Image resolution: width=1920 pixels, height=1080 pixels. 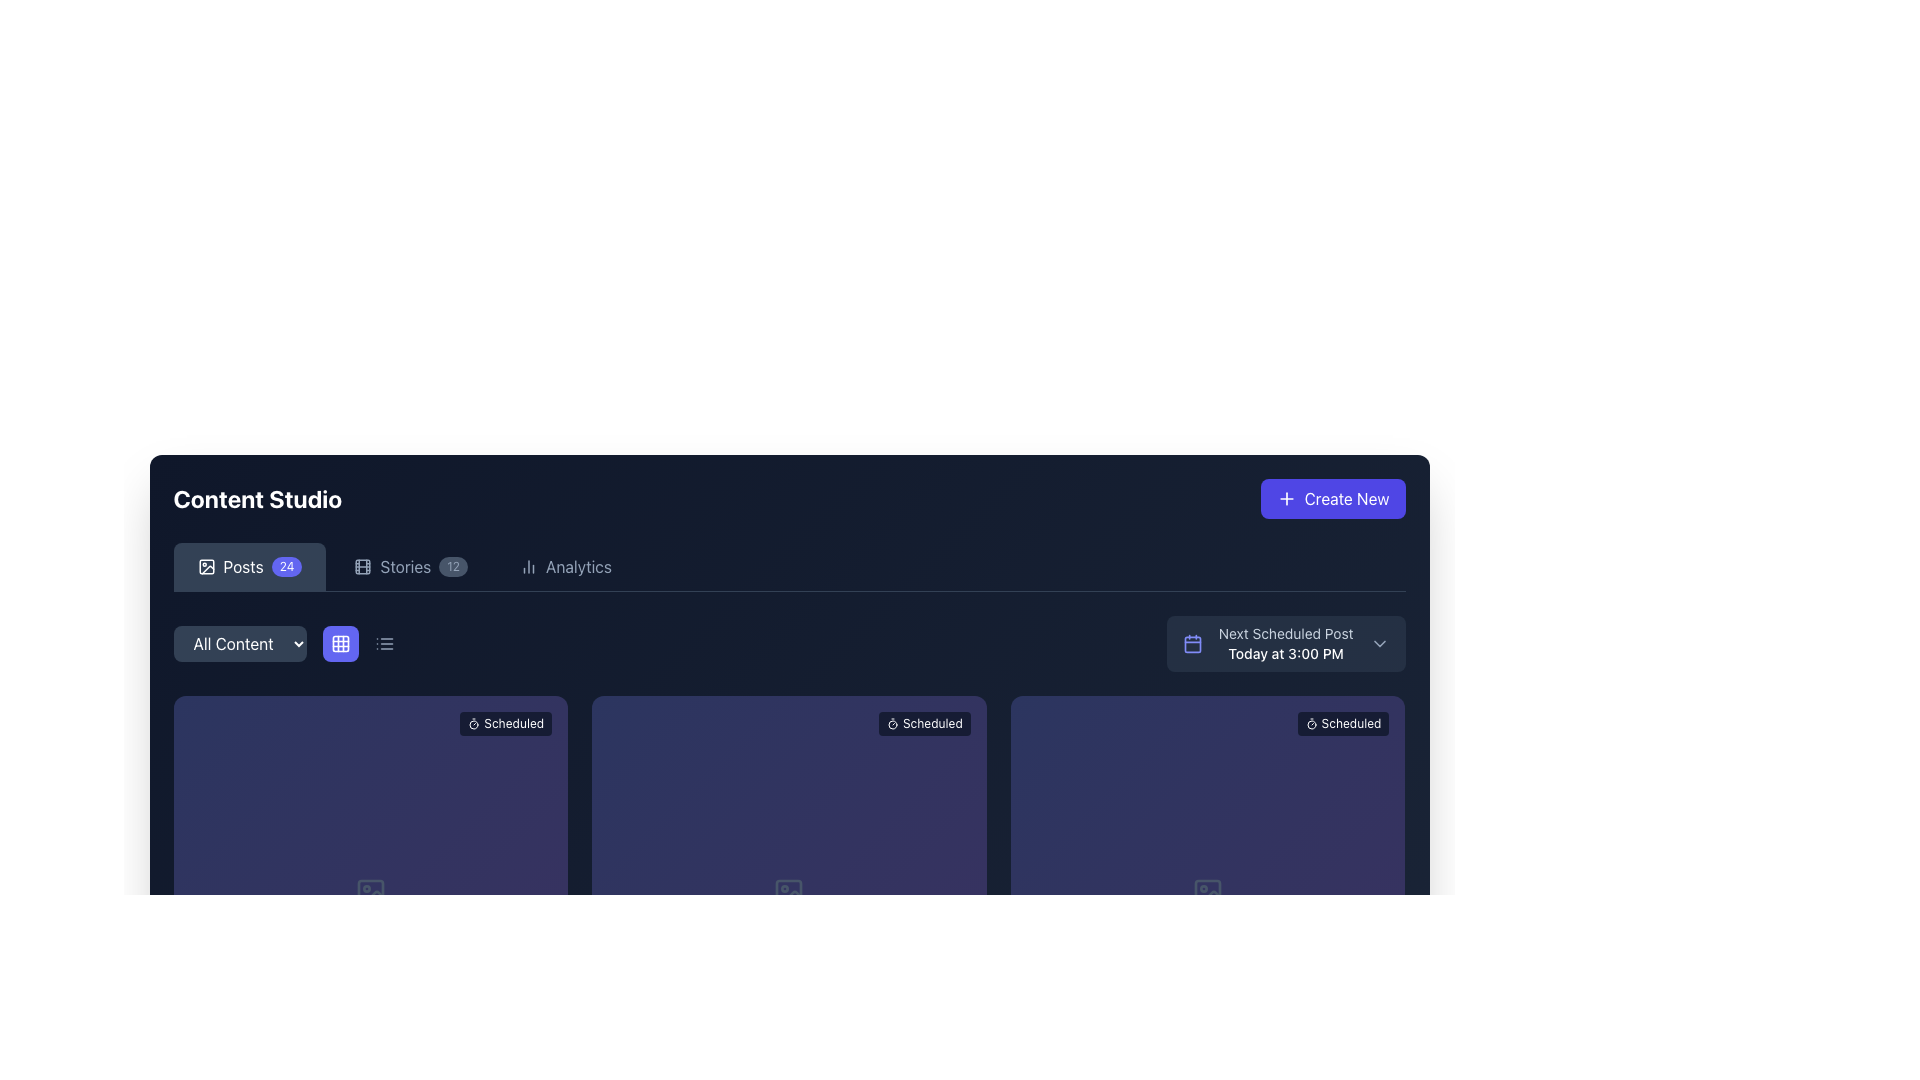 I want to click on the list-style button with three horizontal lines and small dots, located in the upper section of the interface within the 'Content Studio' horizontal selection bar, so click(x=384, y=644).